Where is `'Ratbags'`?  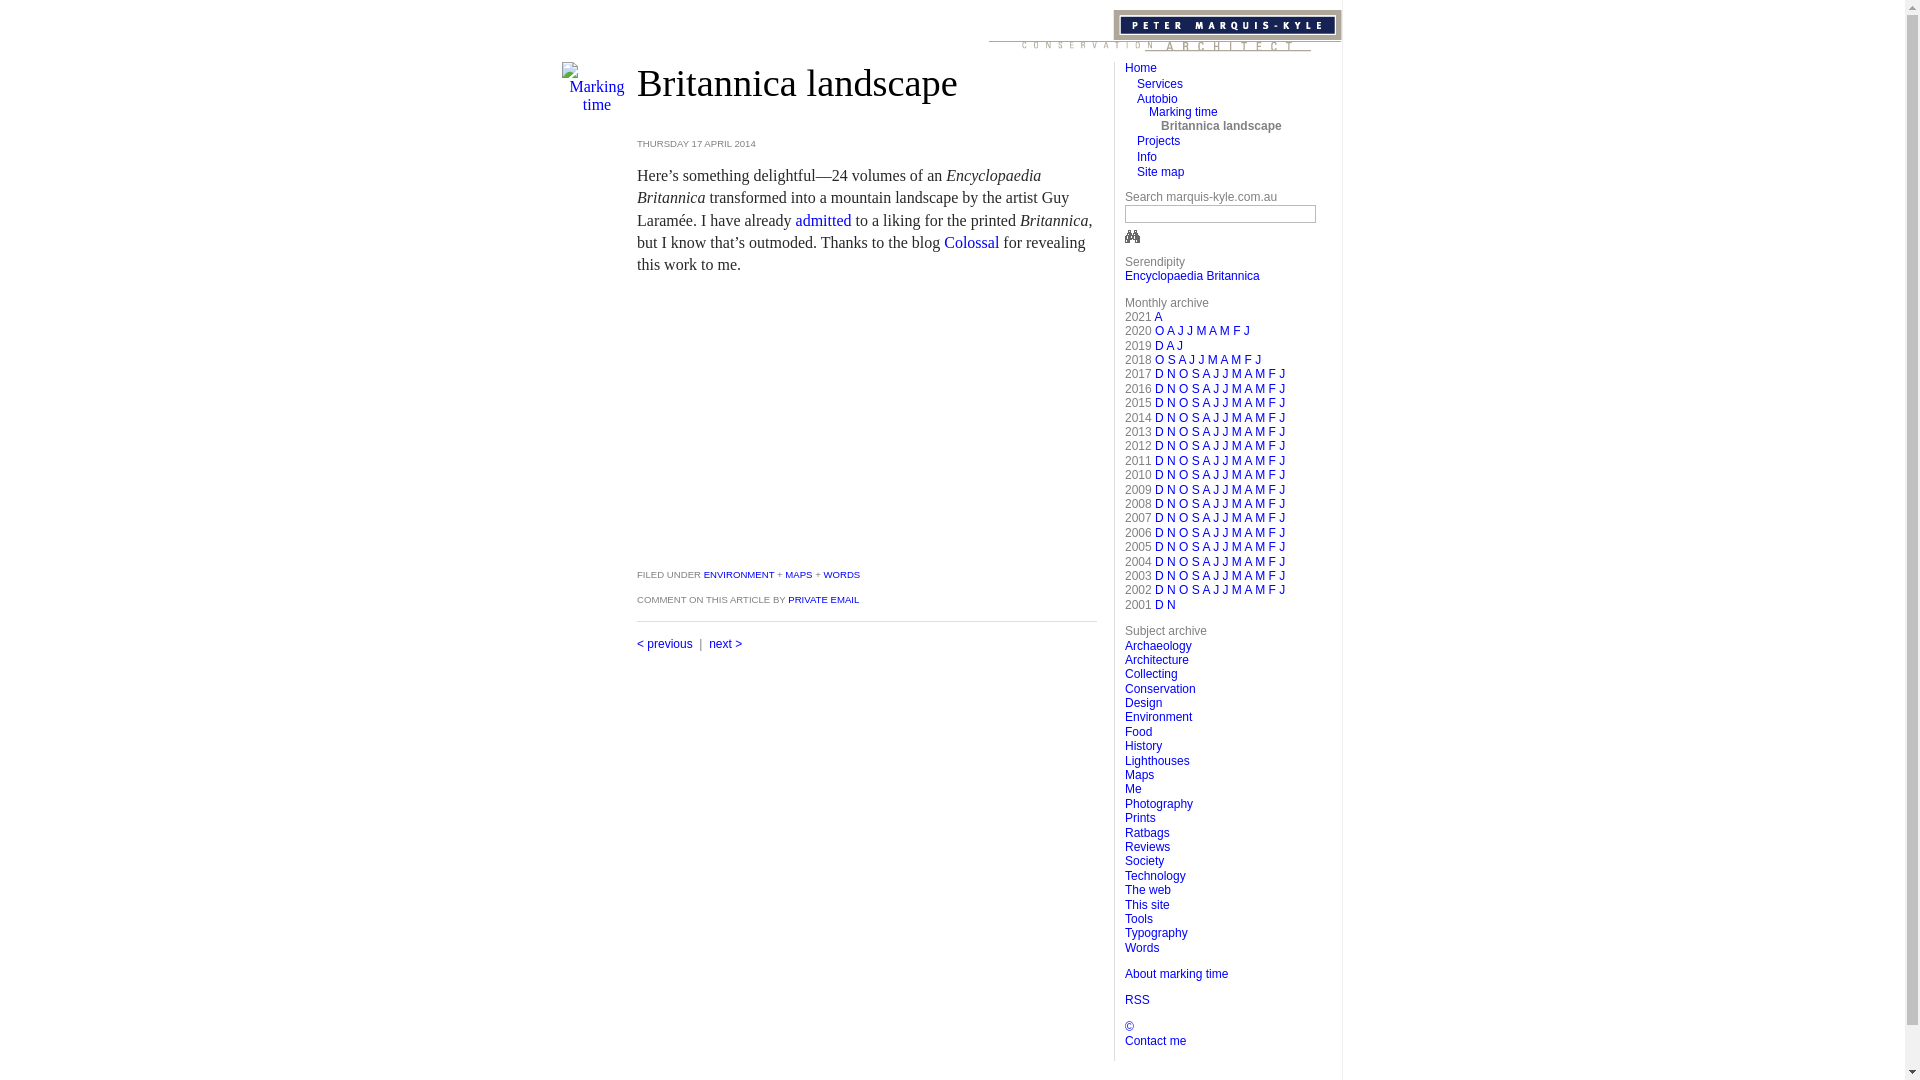 'Ratbags' is located at coordinates (1147, 833).